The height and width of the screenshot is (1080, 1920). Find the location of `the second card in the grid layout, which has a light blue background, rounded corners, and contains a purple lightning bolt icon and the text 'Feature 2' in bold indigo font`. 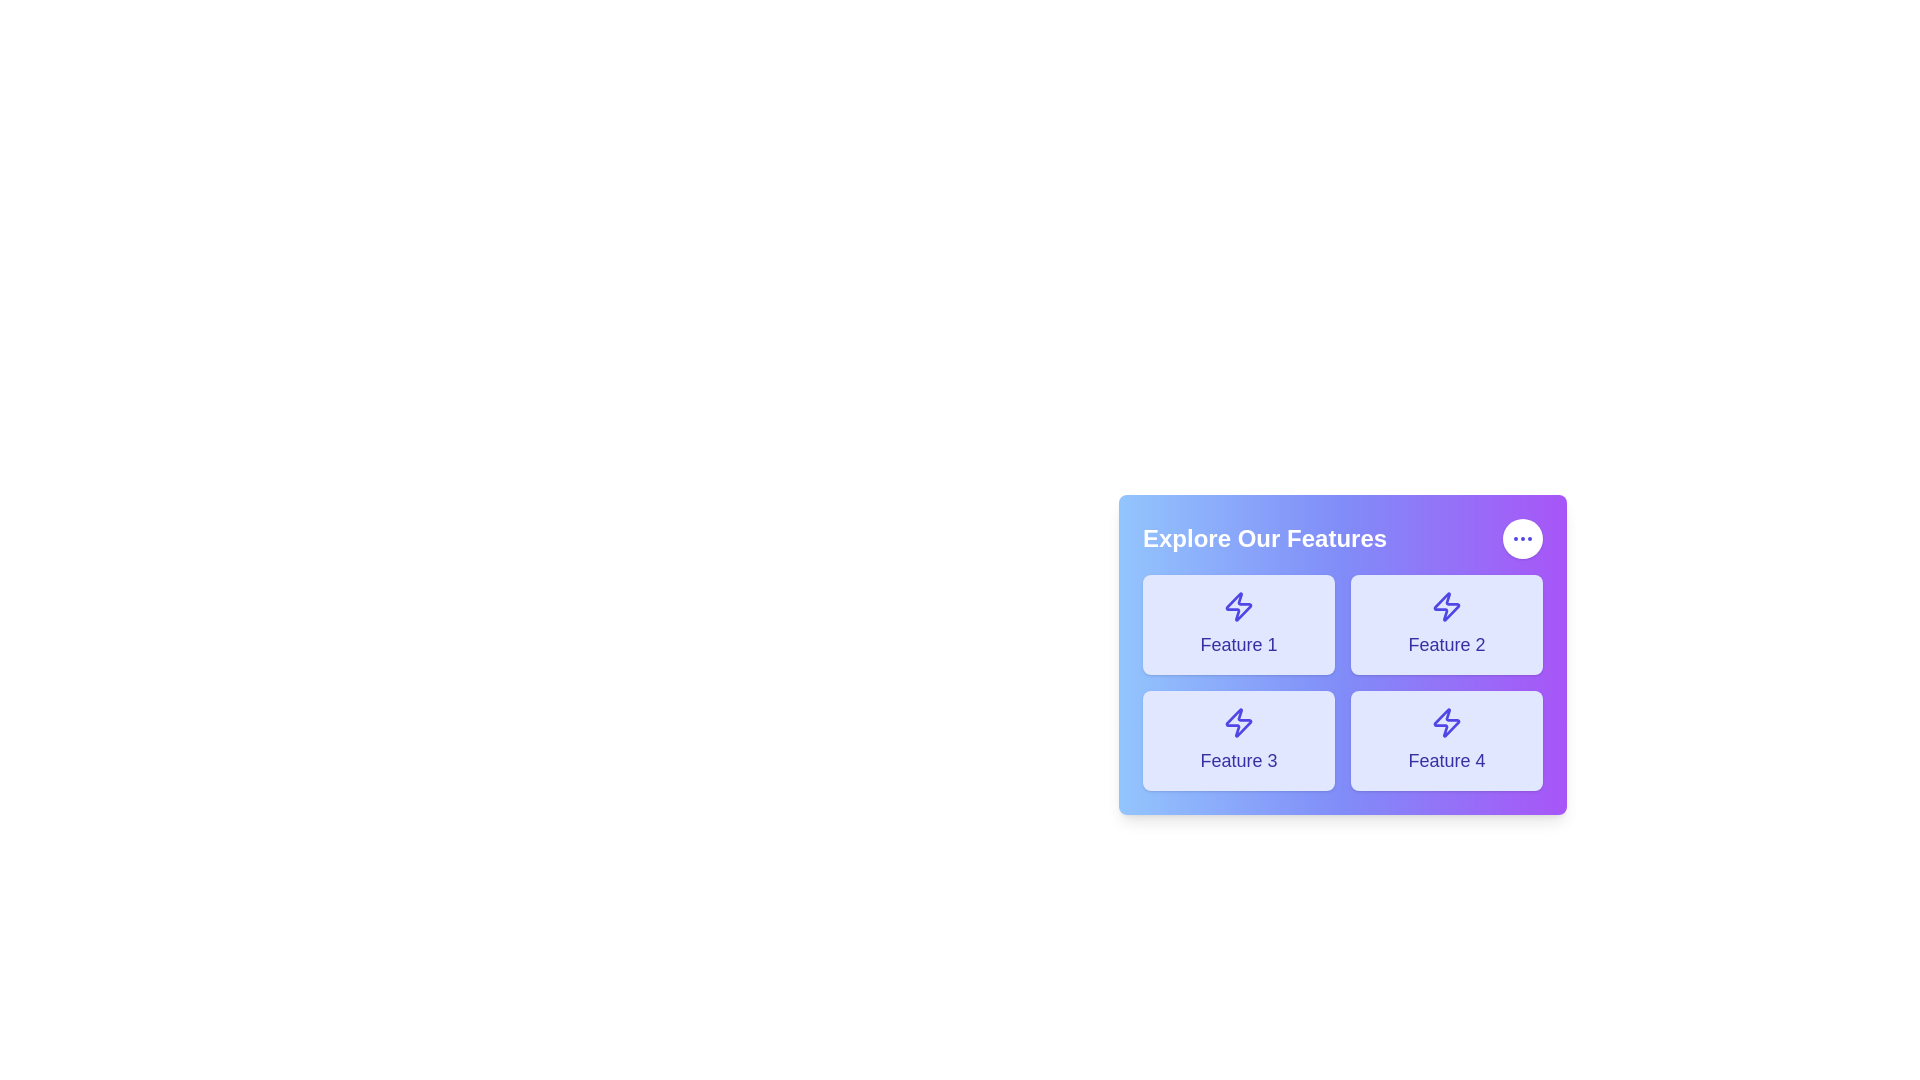

the second card in the grid layout, which has a light blue background, rounded corners, and contains a purple lightning bolt icon and the text 'Feature 2' in bold indigo font is located at coordinates (1446, 623).